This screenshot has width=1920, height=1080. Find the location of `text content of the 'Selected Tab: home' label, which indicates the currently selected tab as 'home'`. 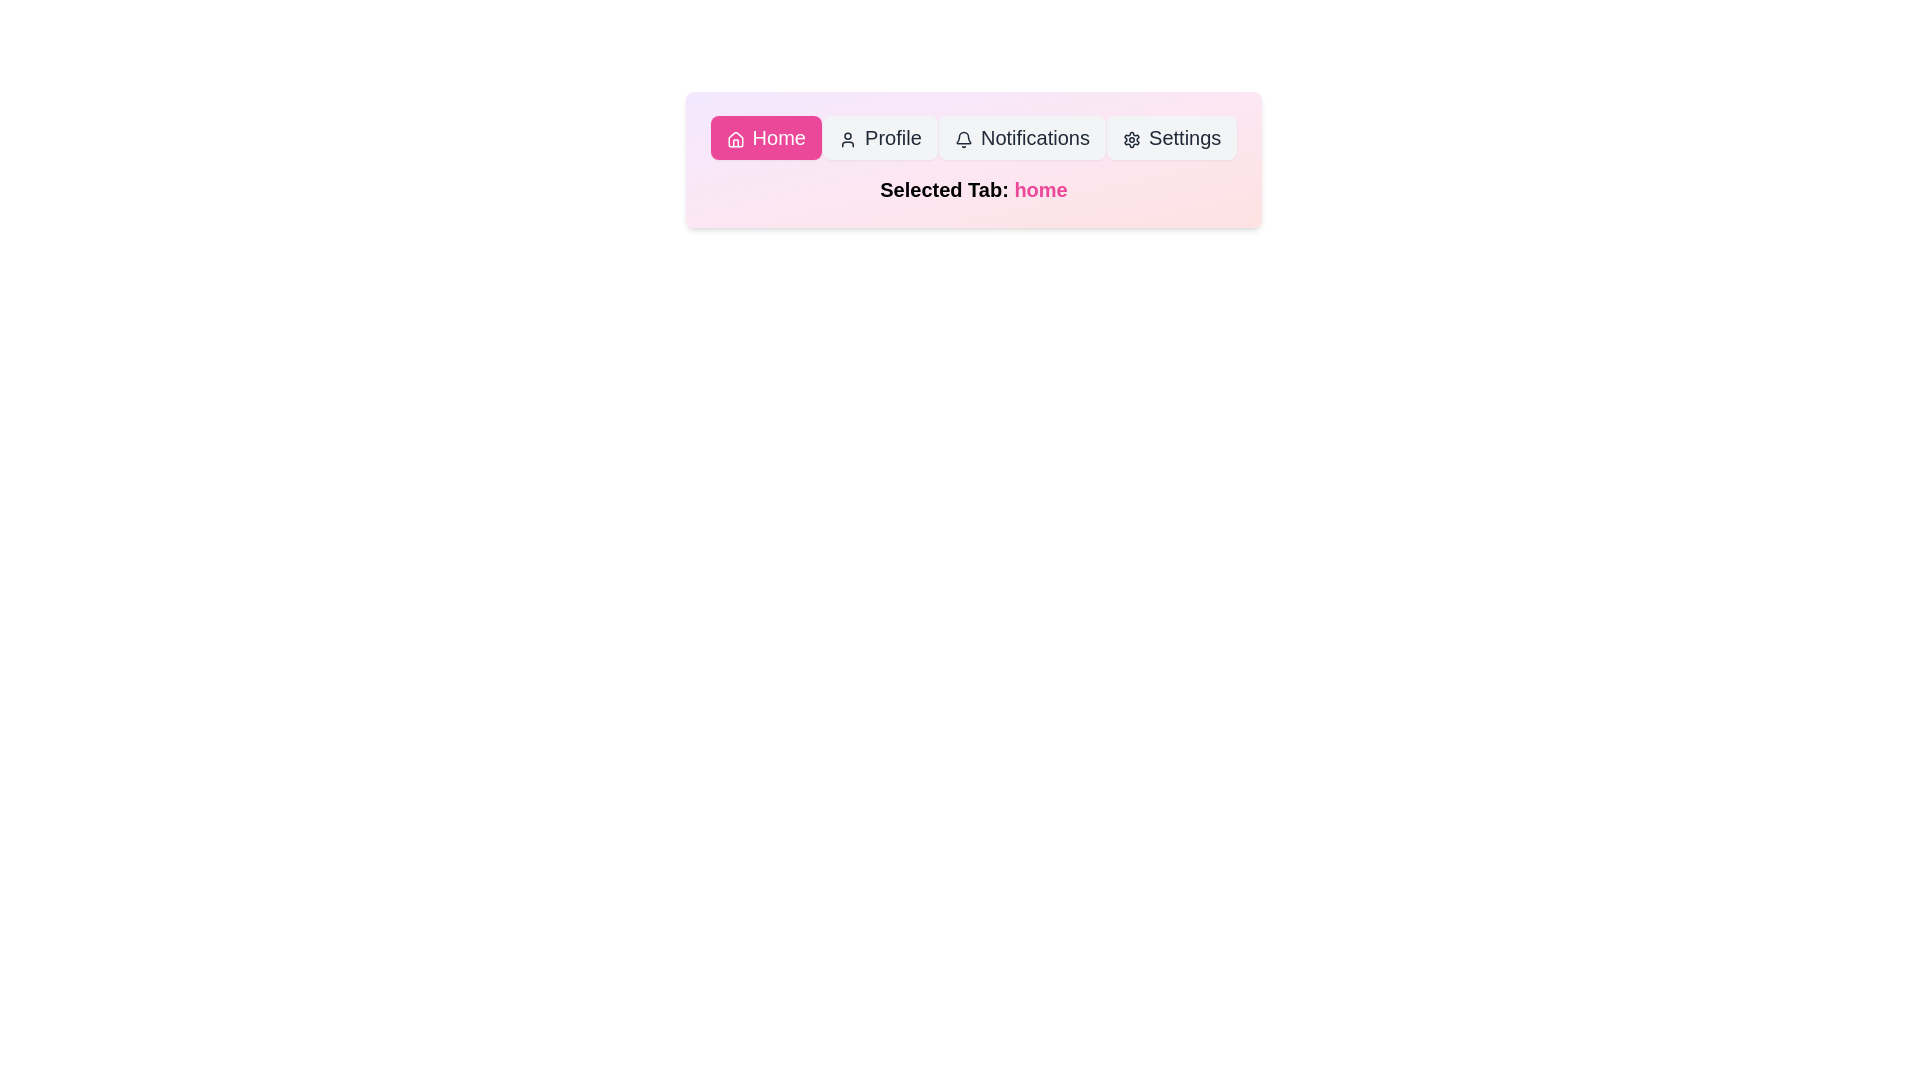

text content of the 'Selected Tab: home' label, which indicates the currently selected tab as 'home' is located at coordinates (1040, 189).